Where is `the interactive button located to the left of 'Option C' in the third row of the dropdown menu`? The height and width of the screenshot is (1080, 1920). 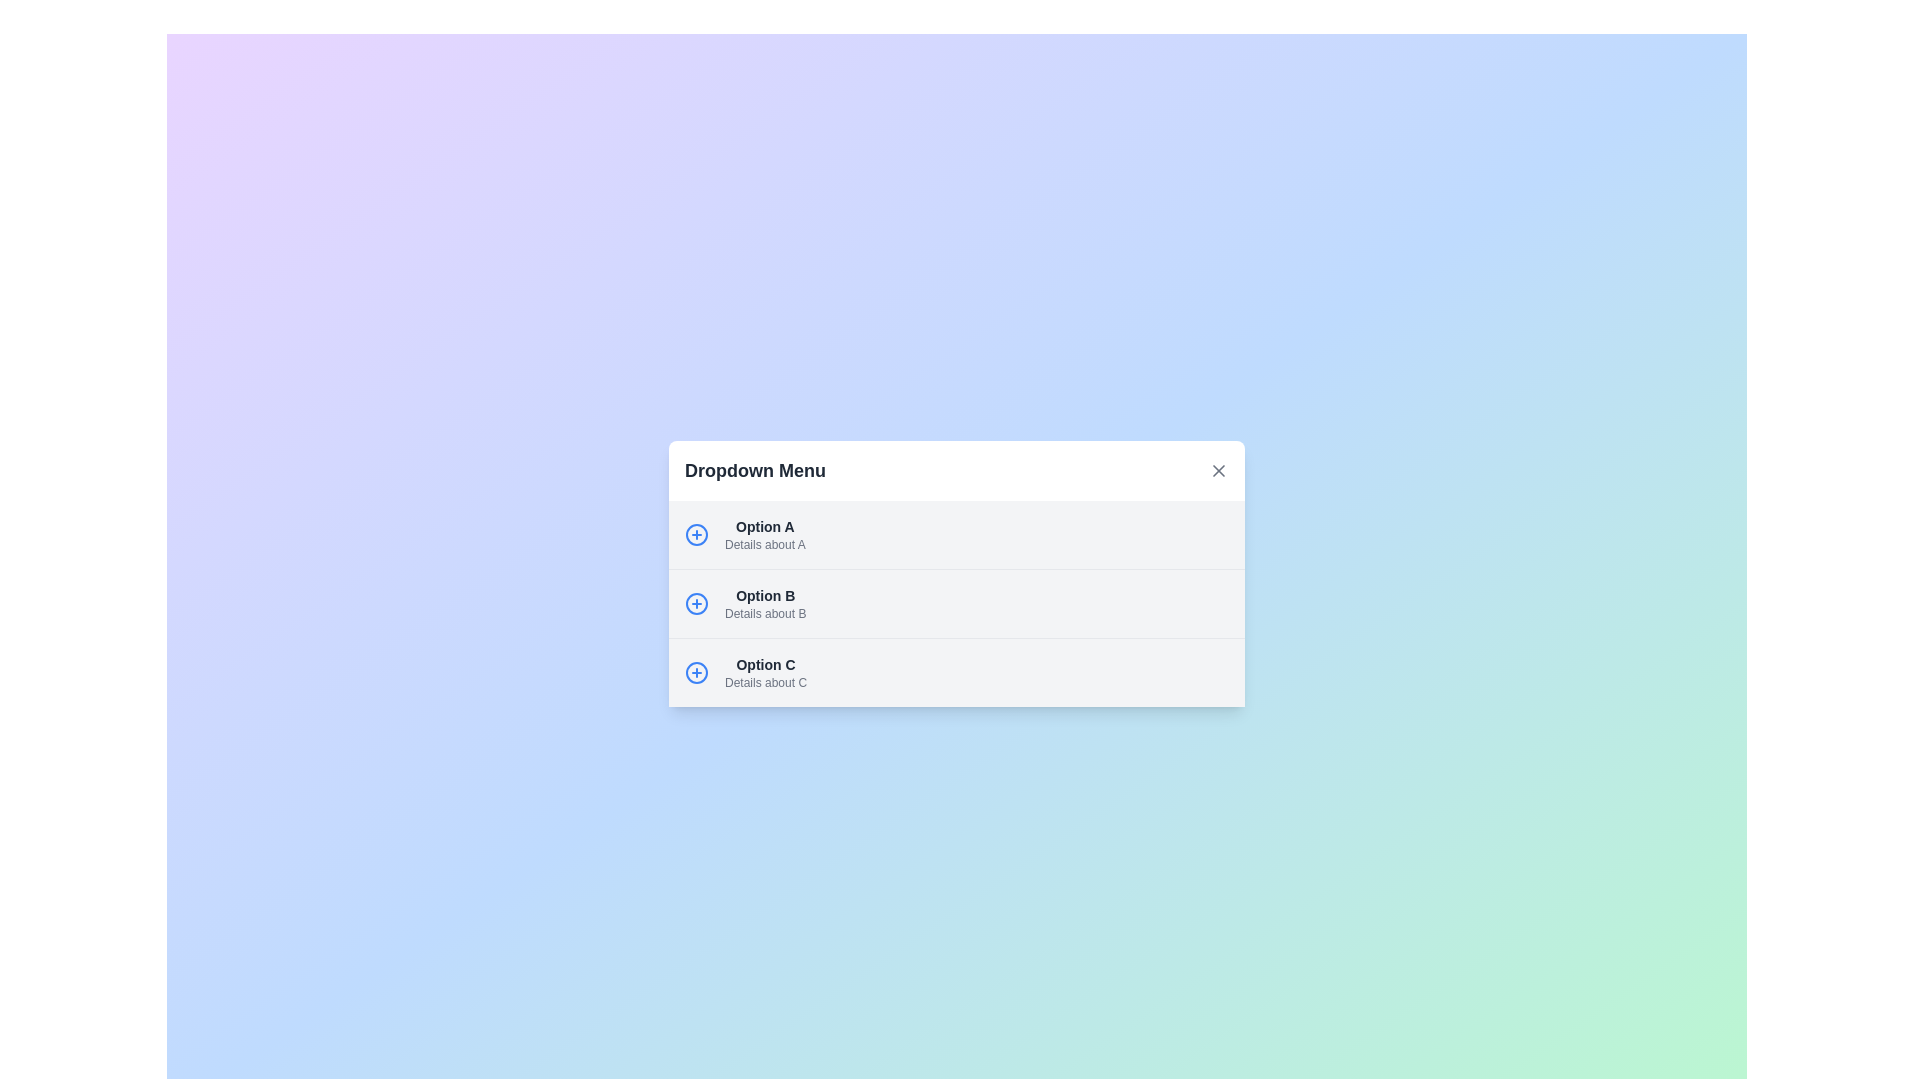
the interactive button located to the left of 'Option C' in the third row of the dropdown menu is located at coordinates (696, 672).